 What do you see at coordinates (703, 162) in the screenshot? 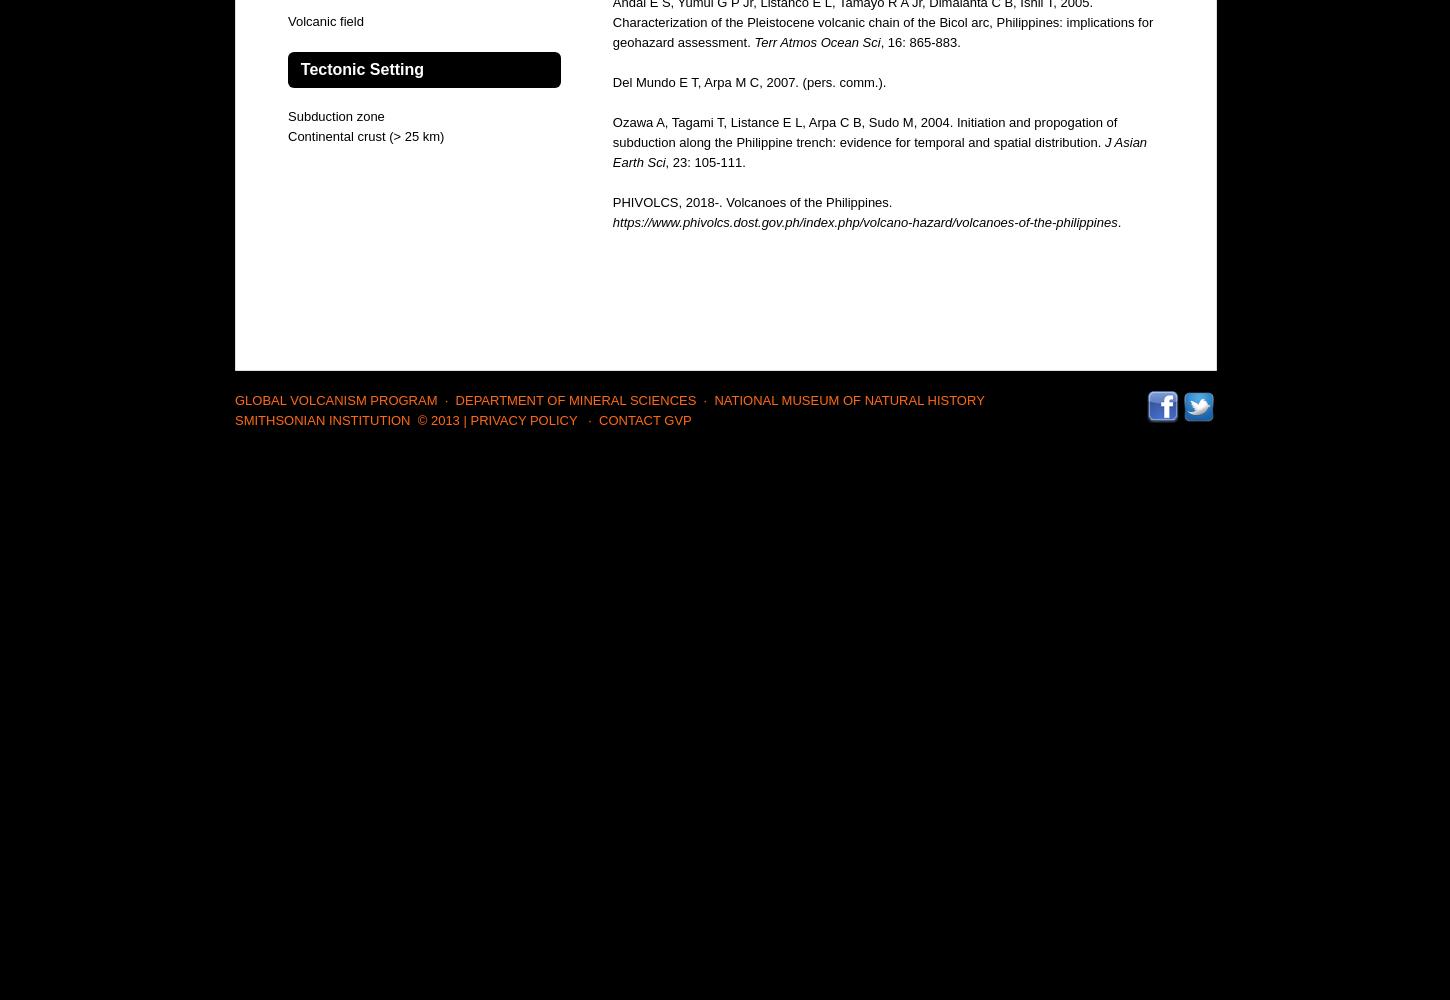
I see `', 23: 105-111.'` at bounding box center [703, 162].